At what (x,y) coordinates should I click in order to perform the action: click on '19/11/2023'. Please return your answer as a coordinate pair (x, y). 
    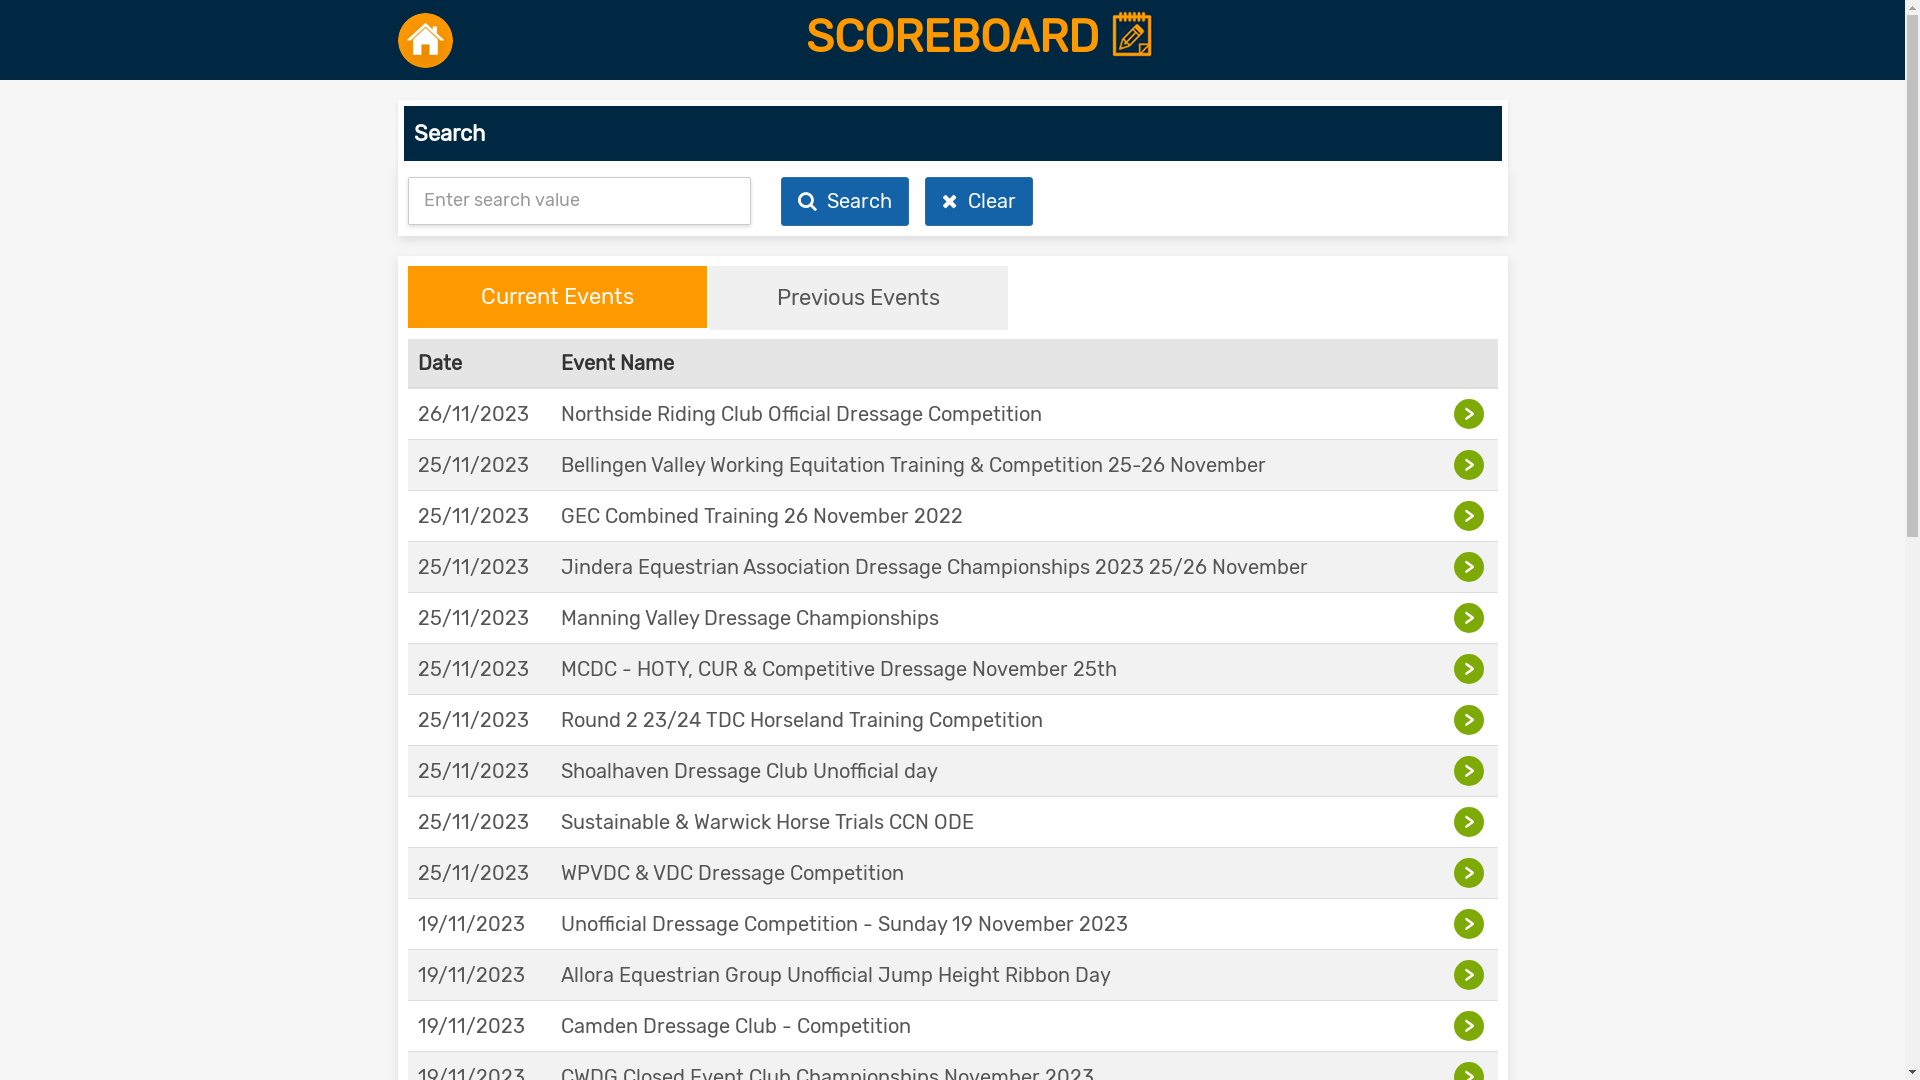
    Looking at the image, I should click on (470, 974).